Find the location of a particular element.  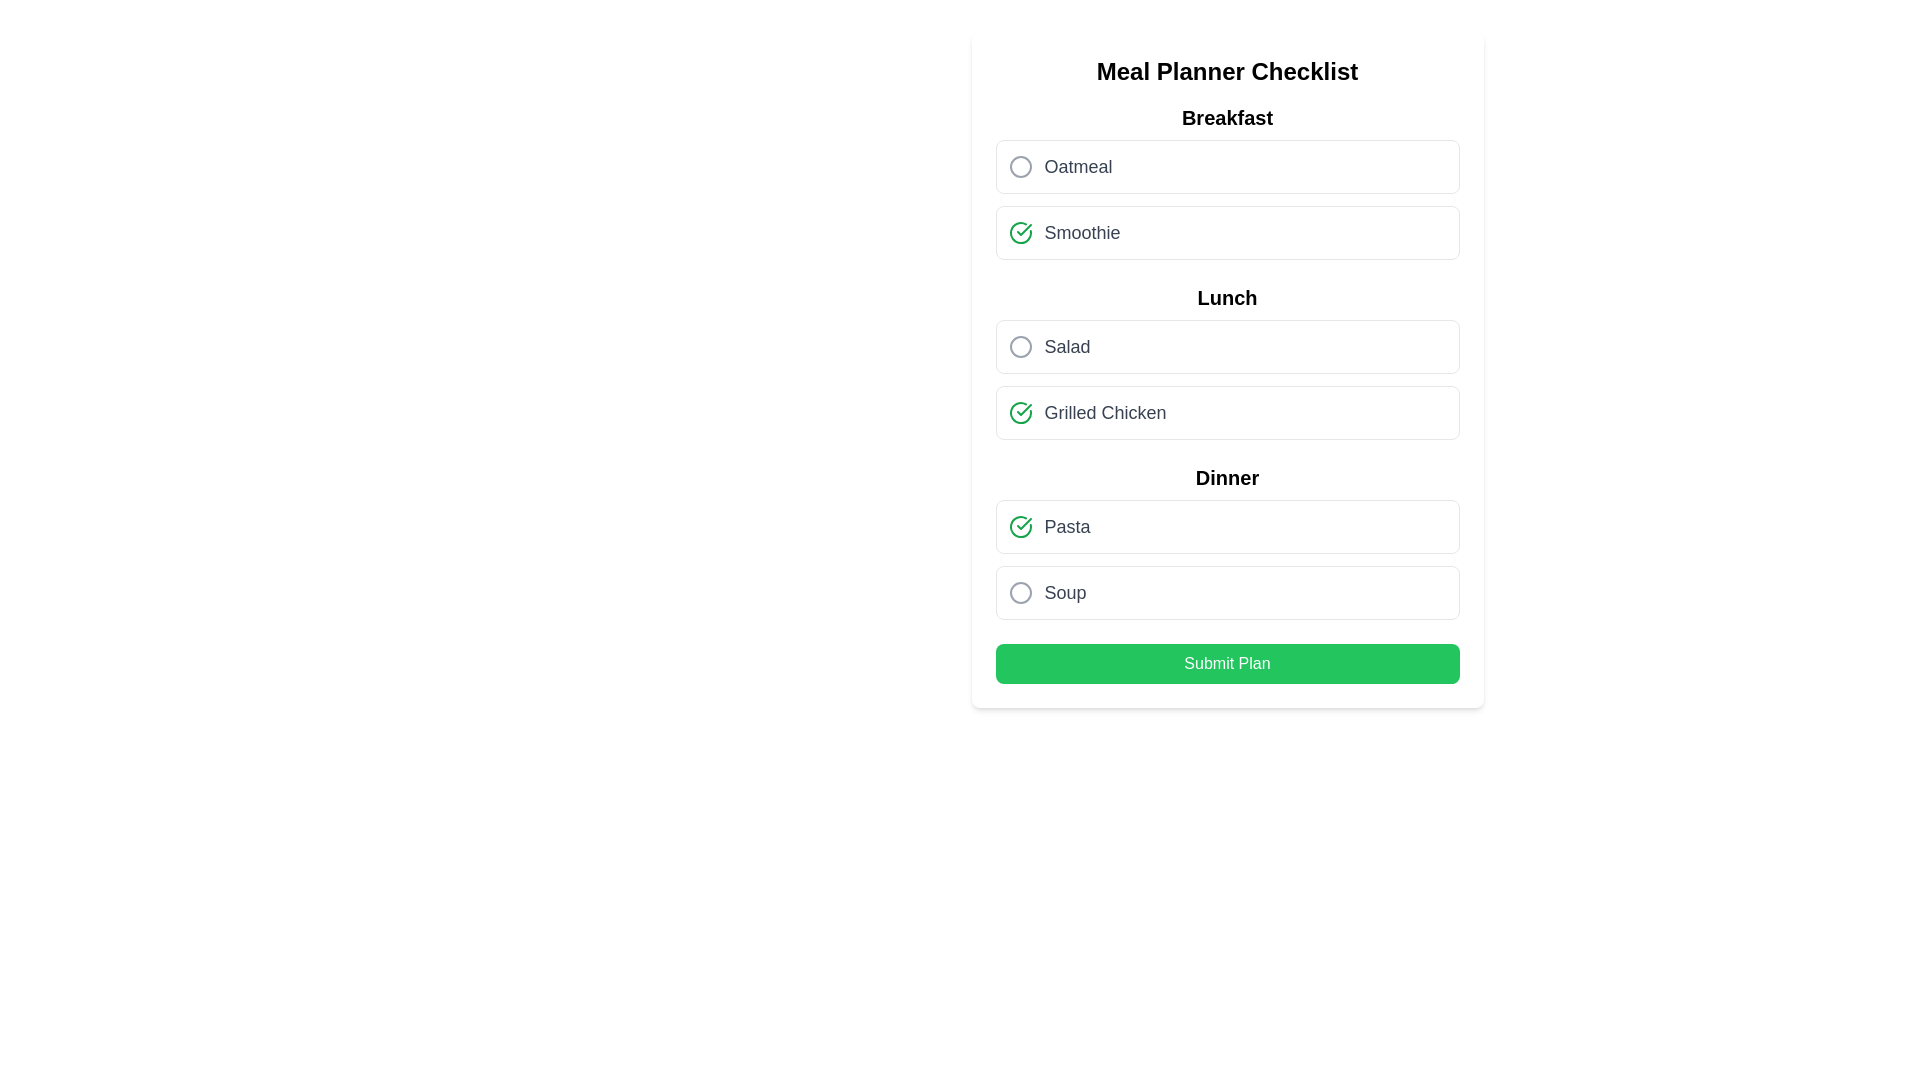

the Radiobutton marker is located at coordinates (1020, 165).